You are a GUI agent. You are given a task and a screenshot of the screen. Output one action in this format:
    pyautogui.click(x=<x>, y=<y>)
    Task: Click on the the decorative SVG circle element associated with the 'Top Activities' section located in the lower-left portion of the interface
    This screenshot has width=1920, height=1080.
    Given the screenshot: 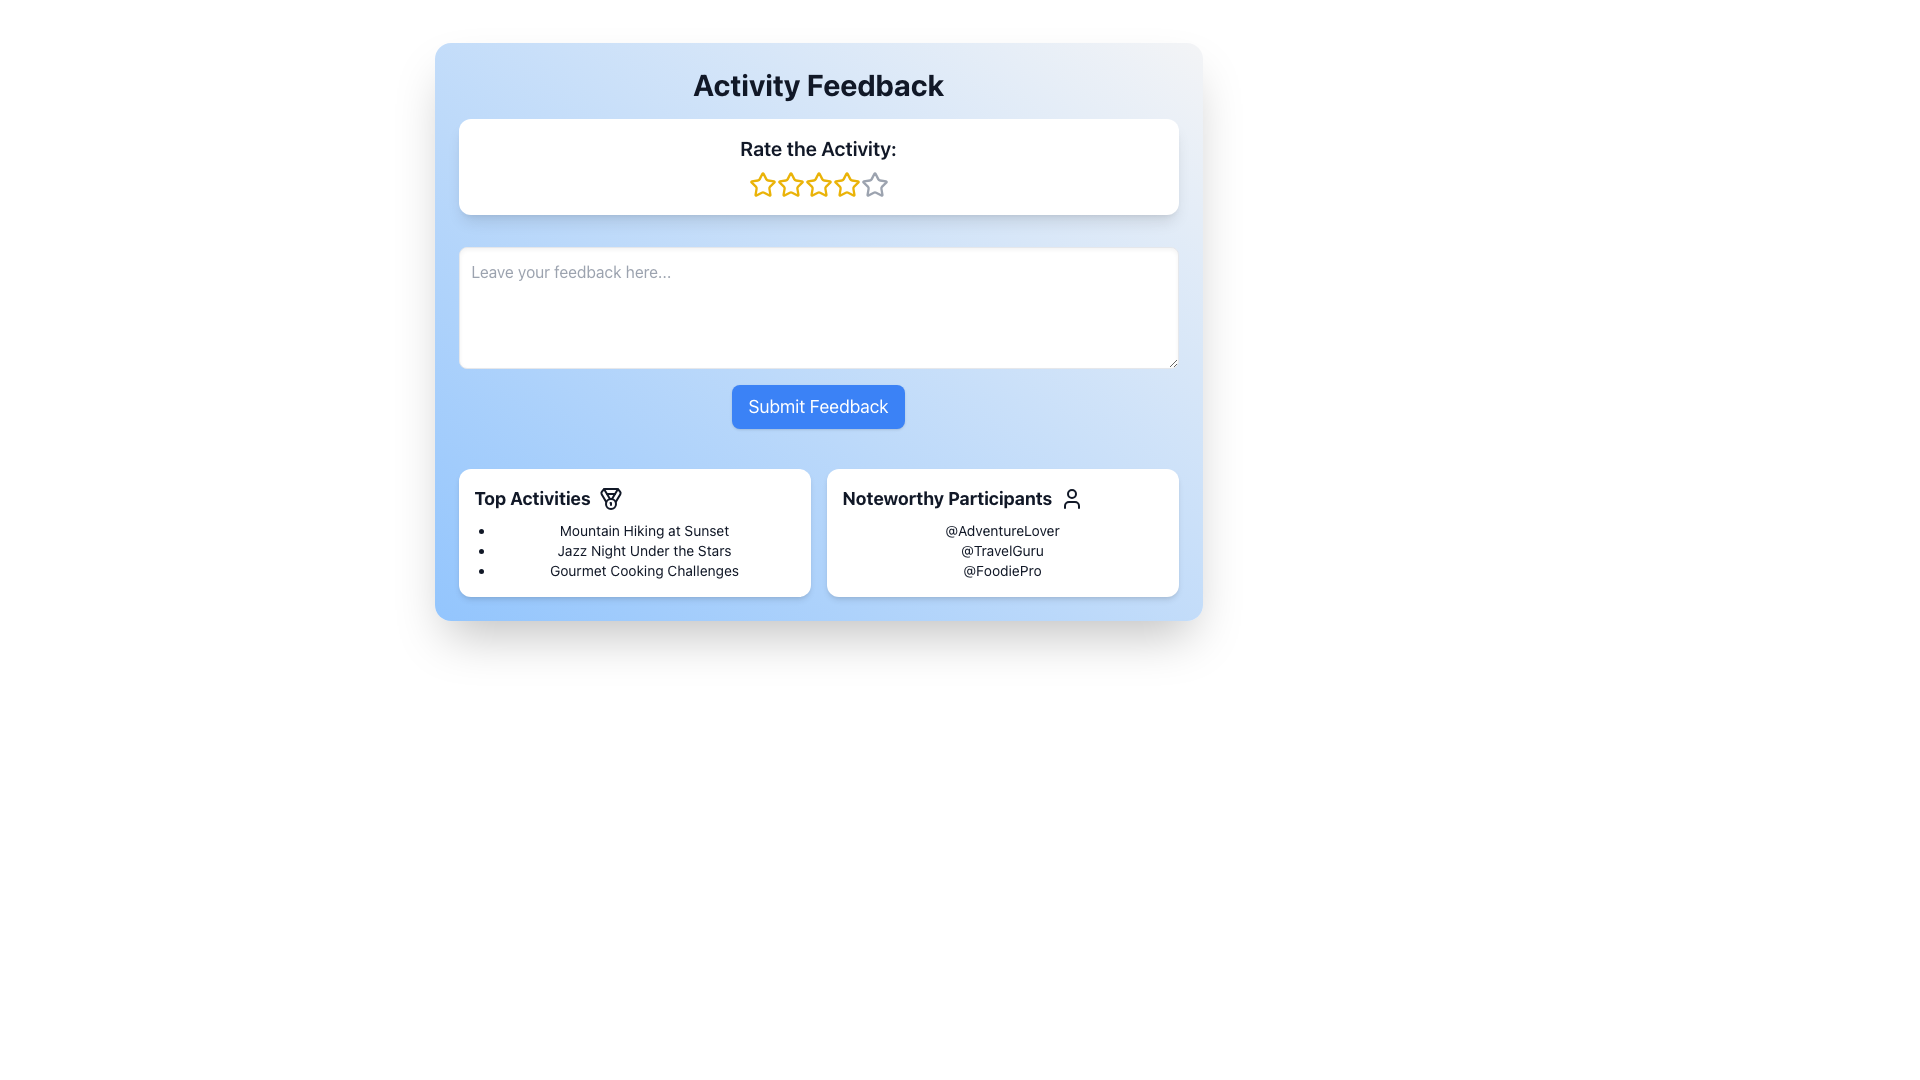 What is the action you would take?
    pyautogui.click(x=609, y=503)
    